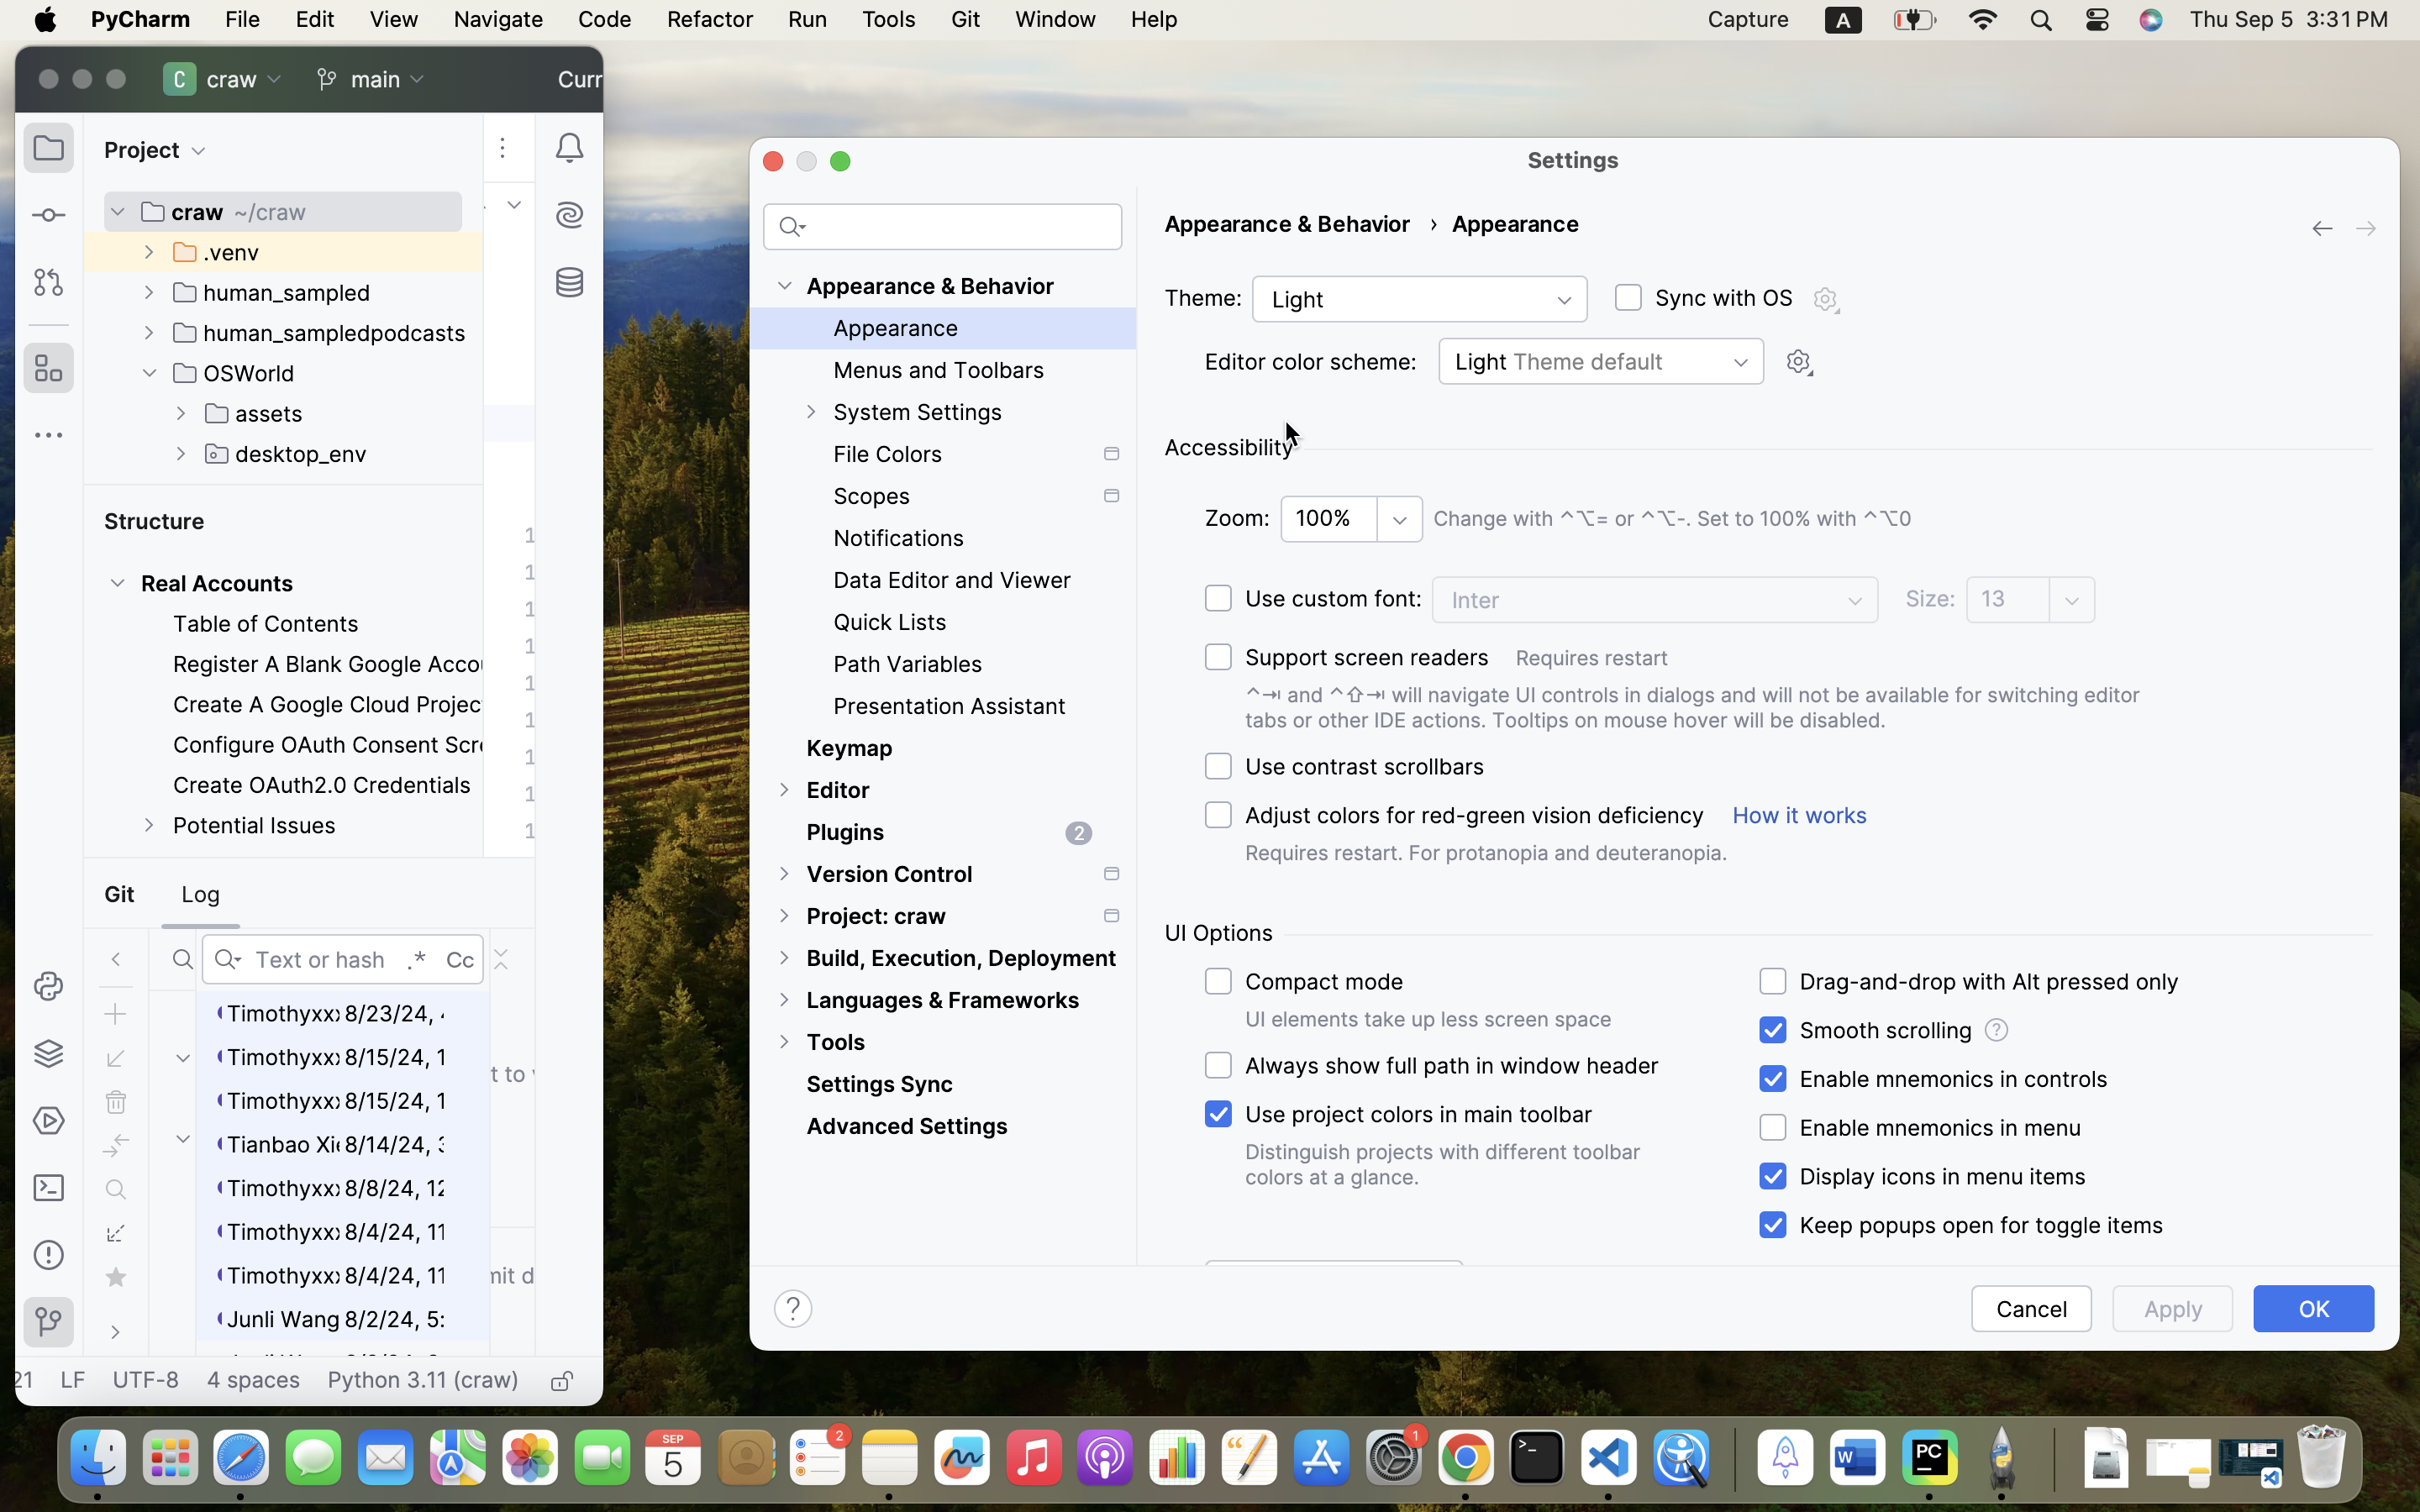 This screenshot has width=2420, height=1512. What do you see at coordinates (1310, 361) in the screenshot?
I see `'Editor color scheme:'` at bounding box center [1310, 361].